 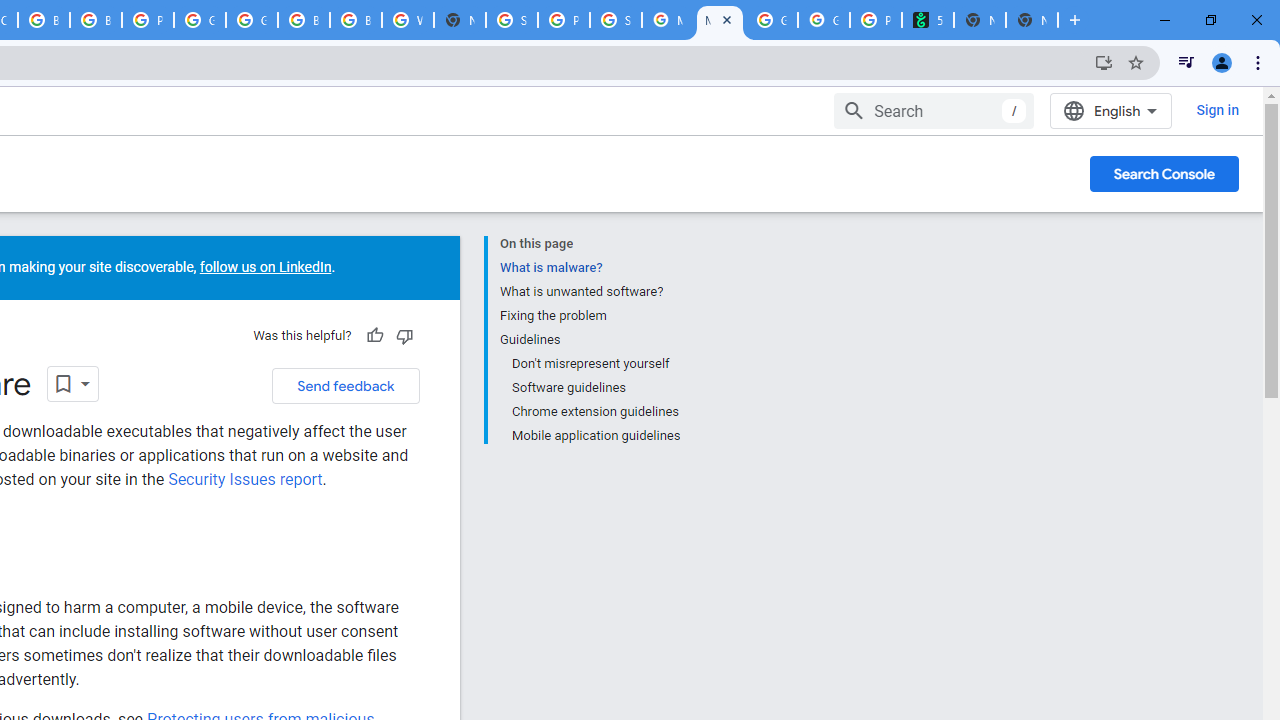 What do you see at coordinates (588, 339) in the screenshot?
I see `'Guidelines'` at bounding box center [588, 339].